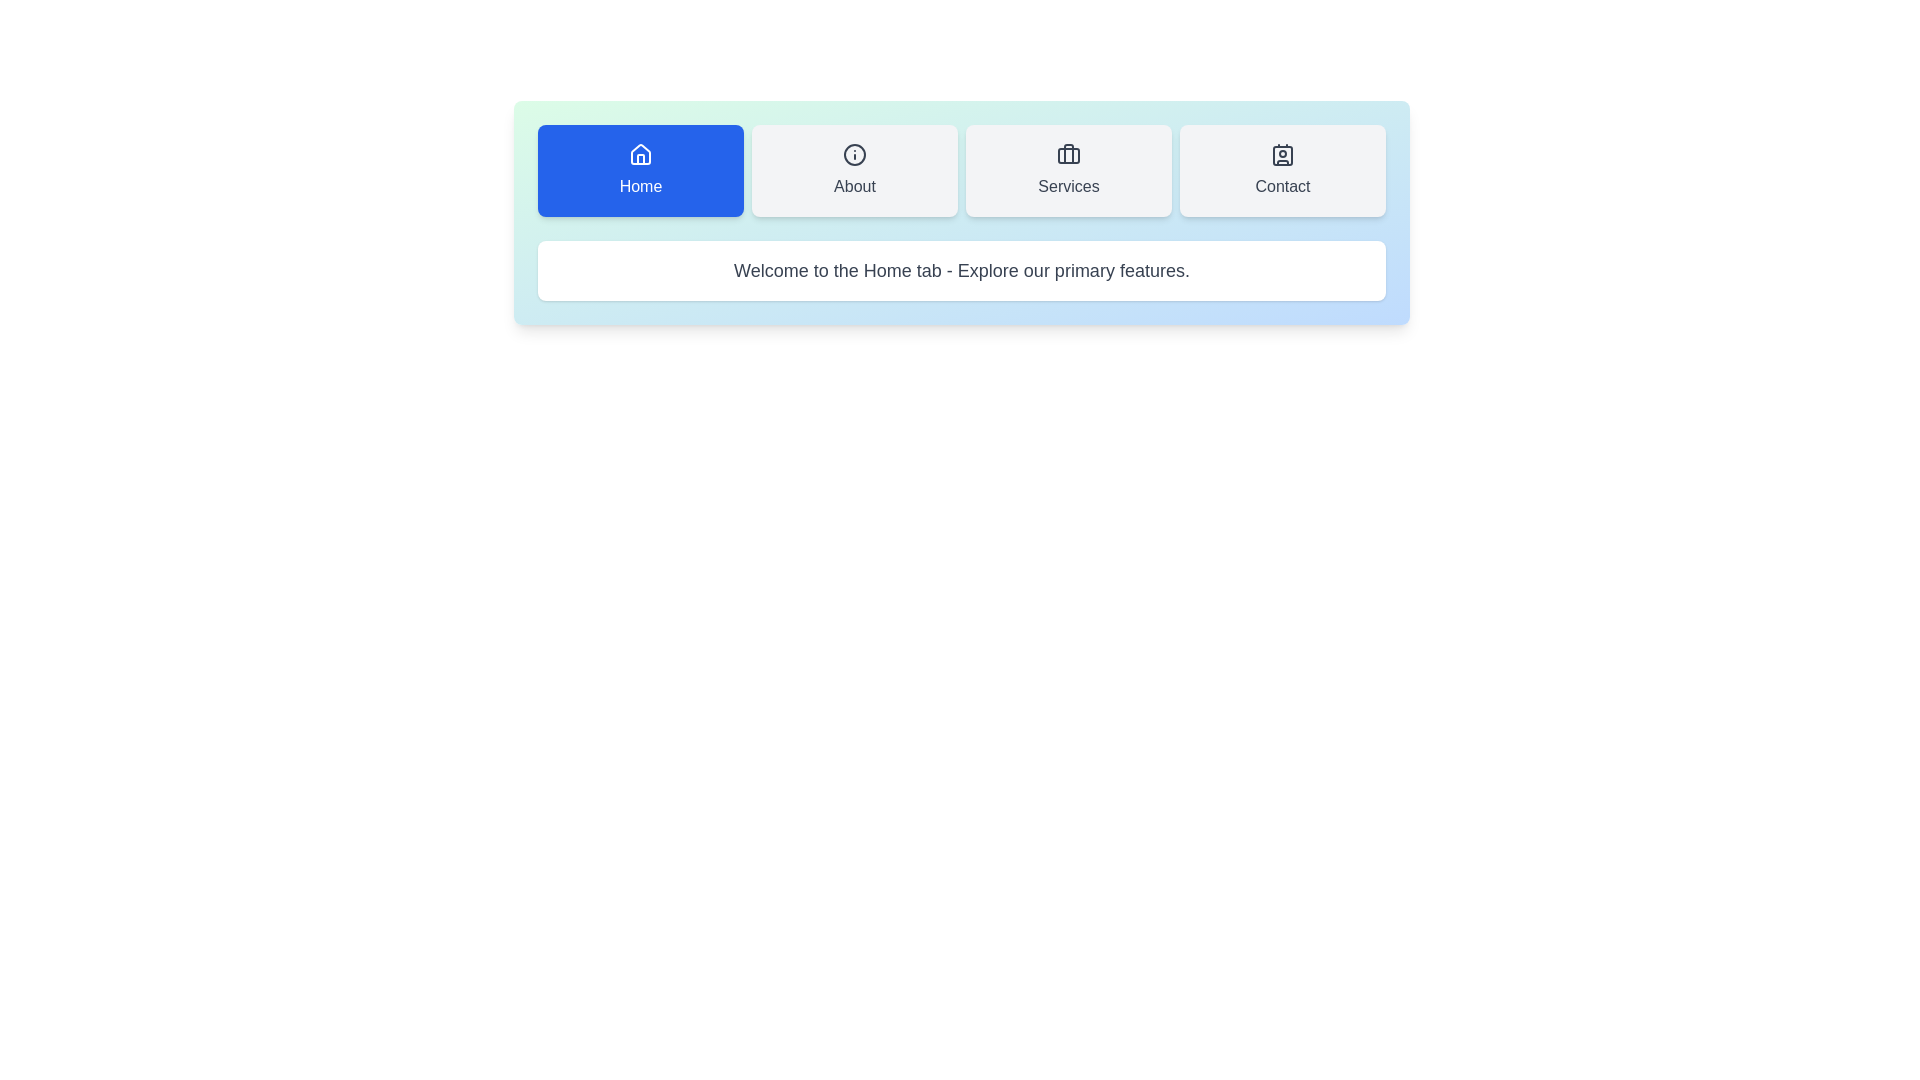 The image size is (1920, 1080). What do you see at coordinates (641, 153) in the screenshot?
I see `the 'Home' tab icon located in the top-left corner of the UI for reference` at bounding box center [641, 153].